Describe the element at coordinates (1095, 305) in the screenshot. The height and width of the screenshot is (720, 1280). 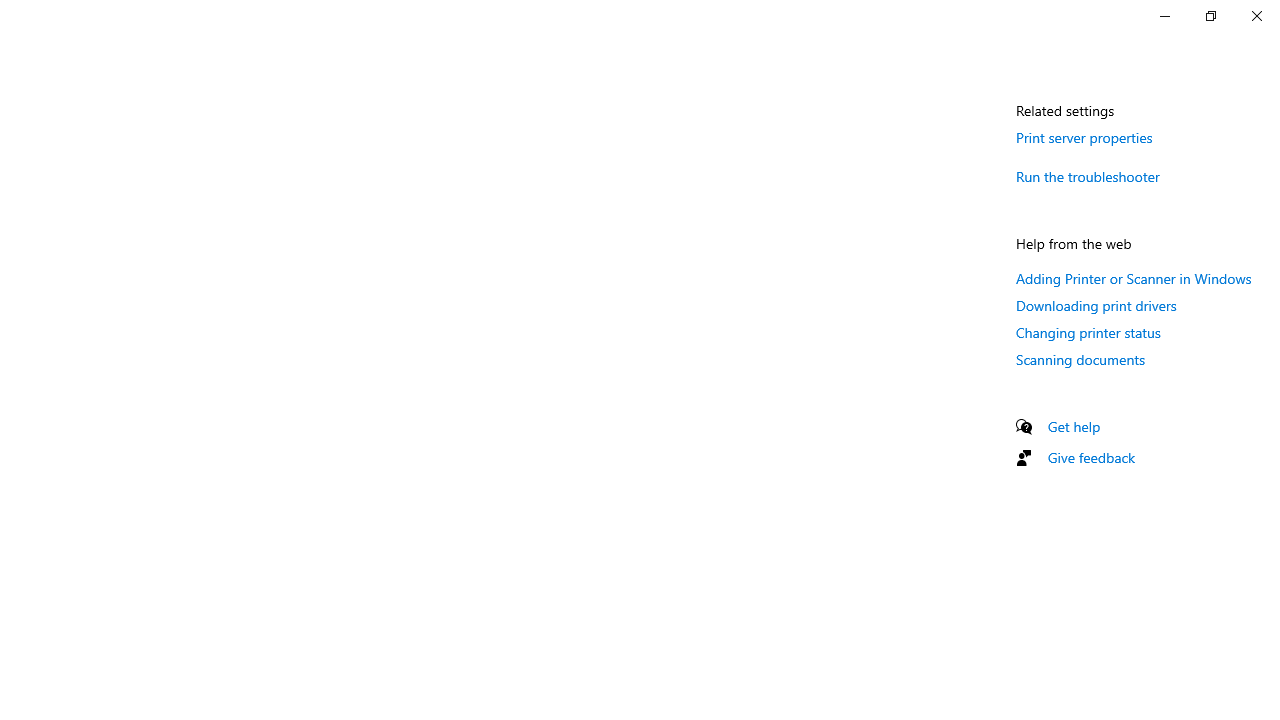
I see `'Downloading print drivers'` at that location.